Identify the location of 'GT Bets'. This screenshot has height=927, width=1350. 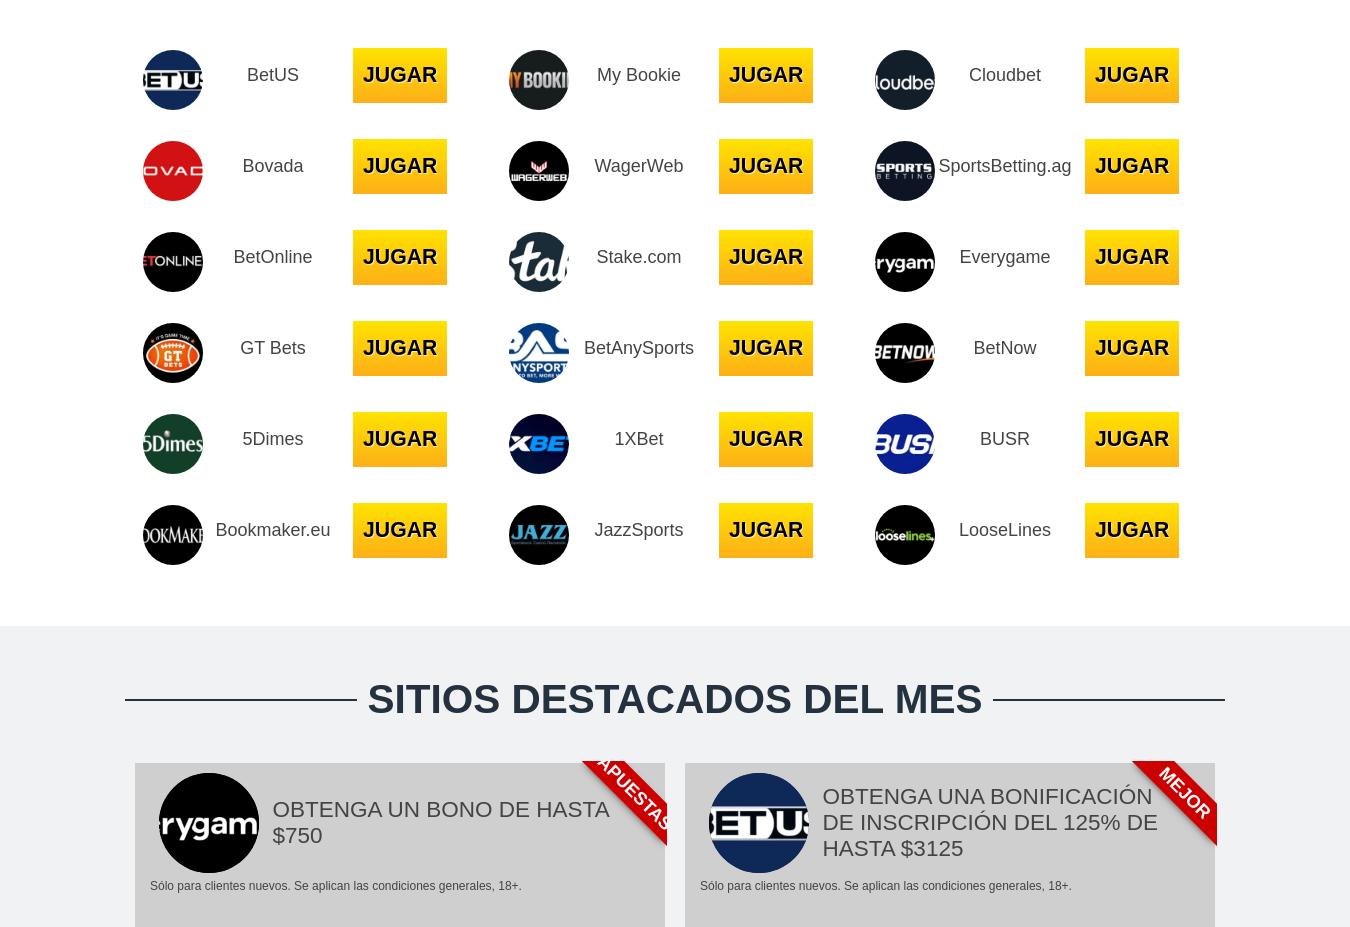
(271, 345).